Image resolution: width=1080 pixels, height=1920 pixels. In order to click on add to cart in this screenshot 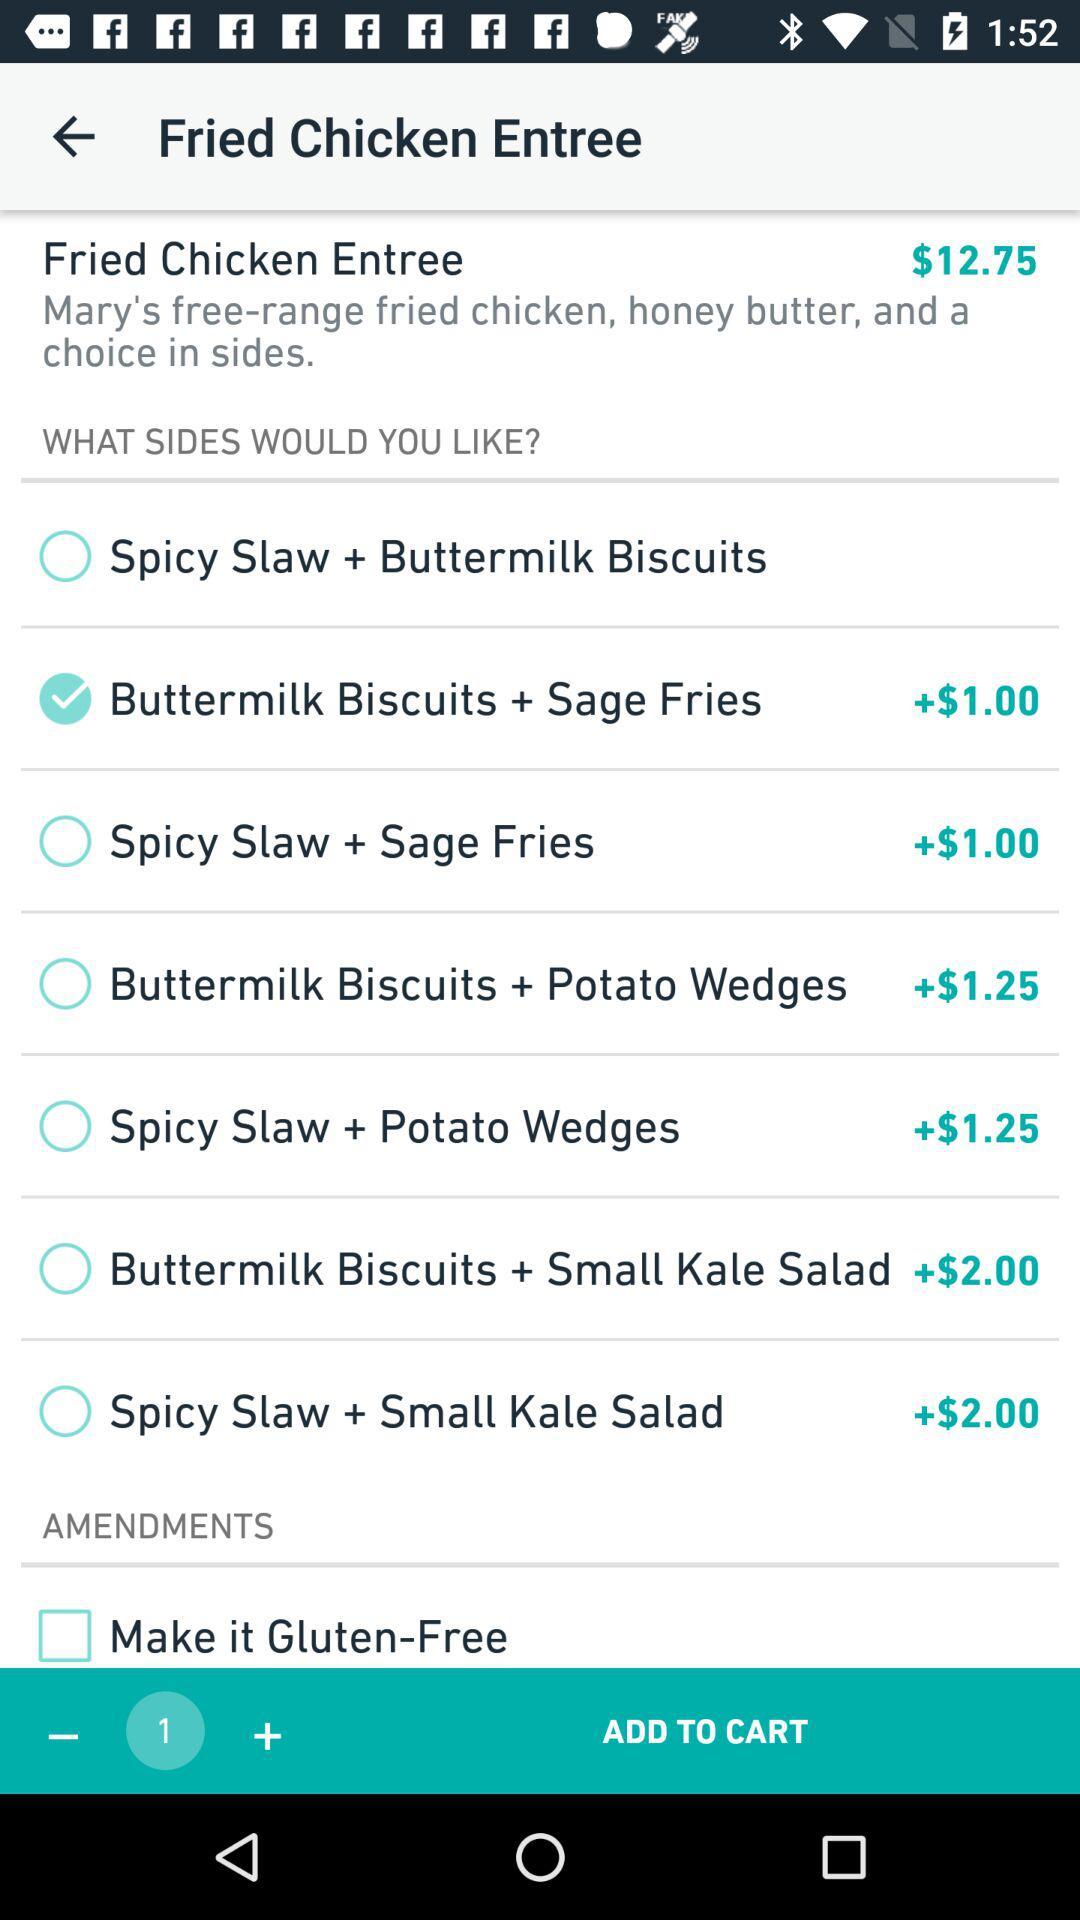, I will do `click(704, 1730)`.